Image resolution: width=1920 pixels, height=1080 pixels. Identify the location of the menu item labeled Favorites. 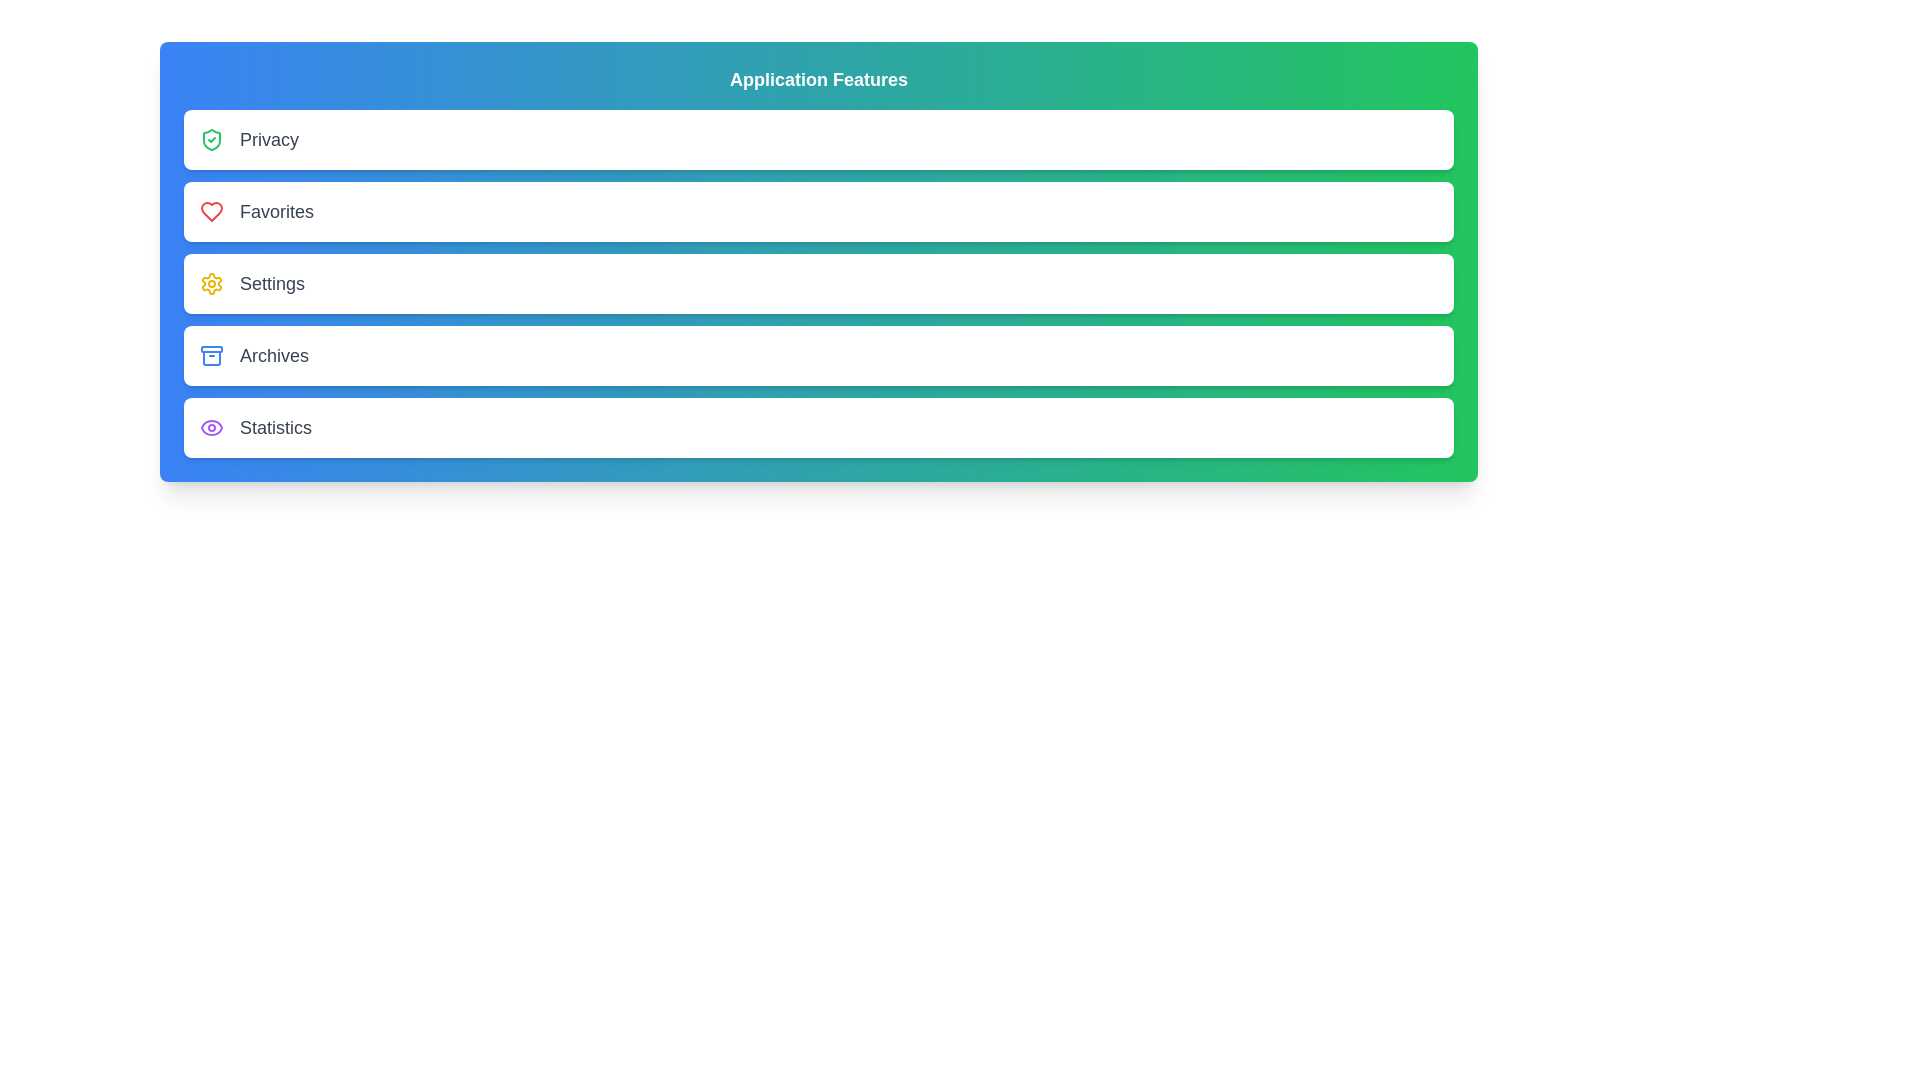
(819, 212).